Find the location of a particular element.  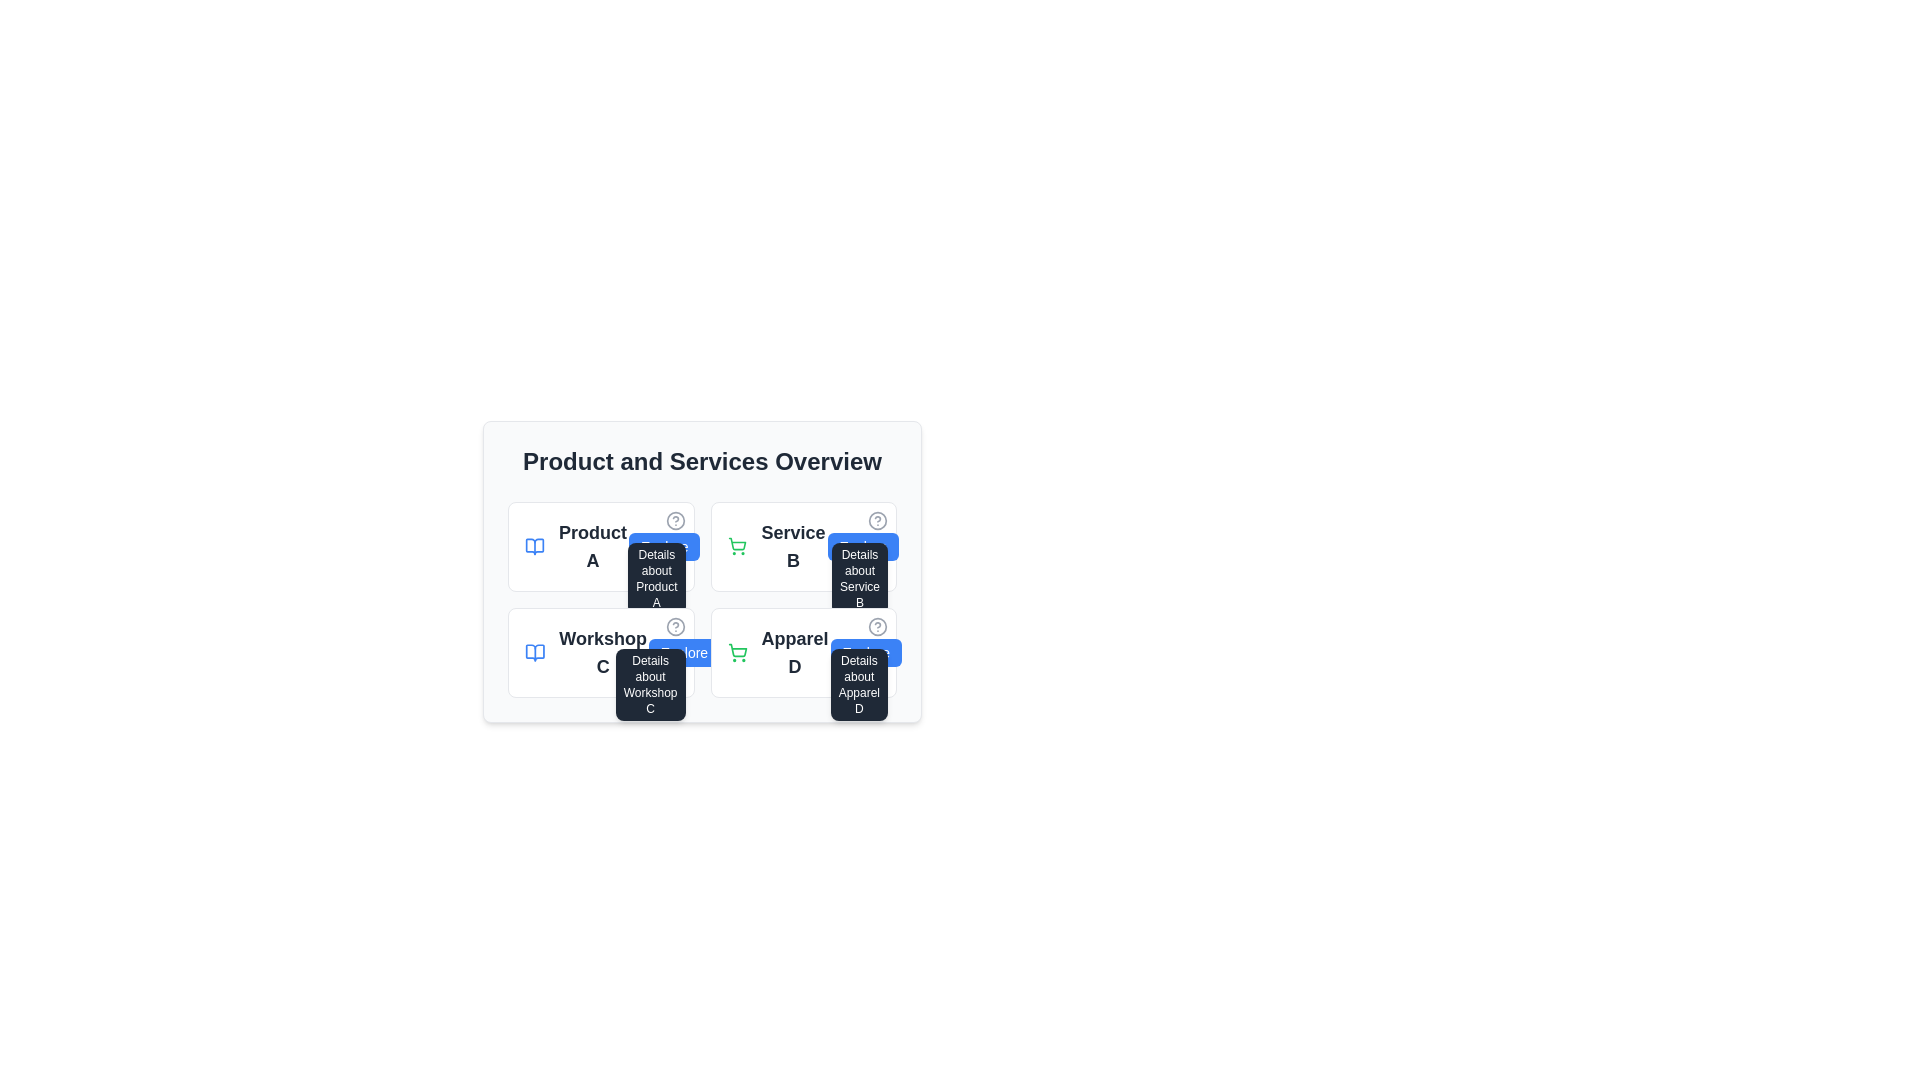

the green shopping cart icon located to the left of the 'Service B' title in the Informational Panel is located at coordinates (803, 547).